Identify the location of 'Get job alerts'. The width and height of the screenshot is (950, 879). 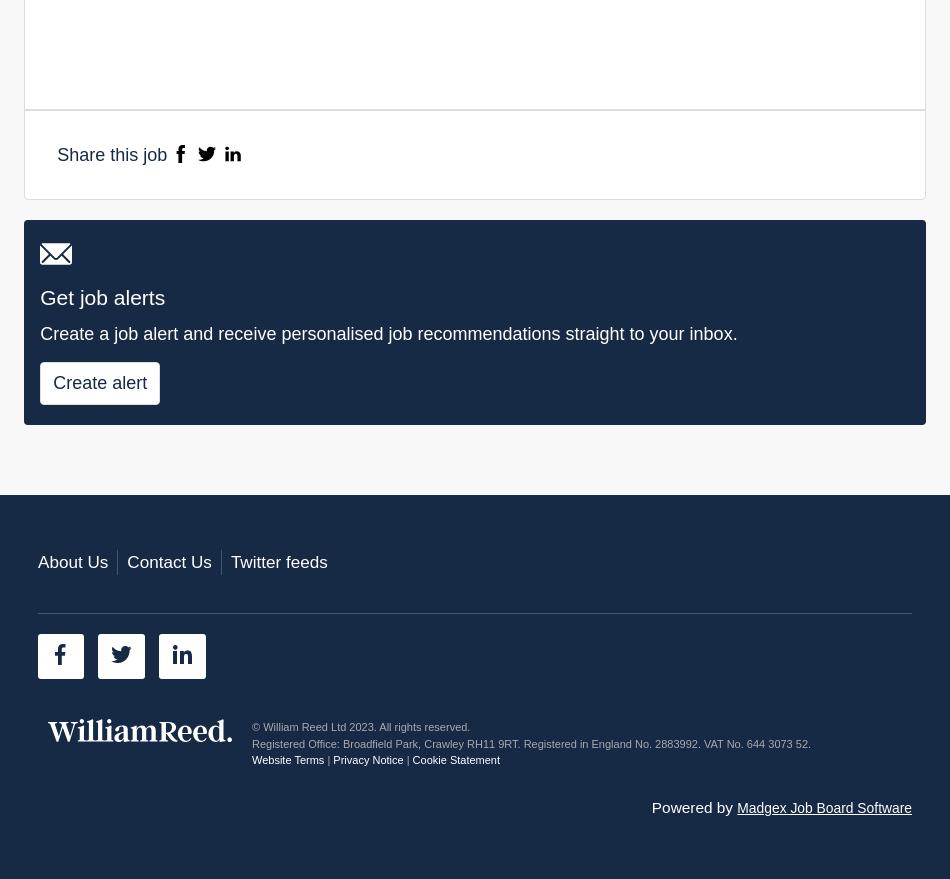
(102, 297).